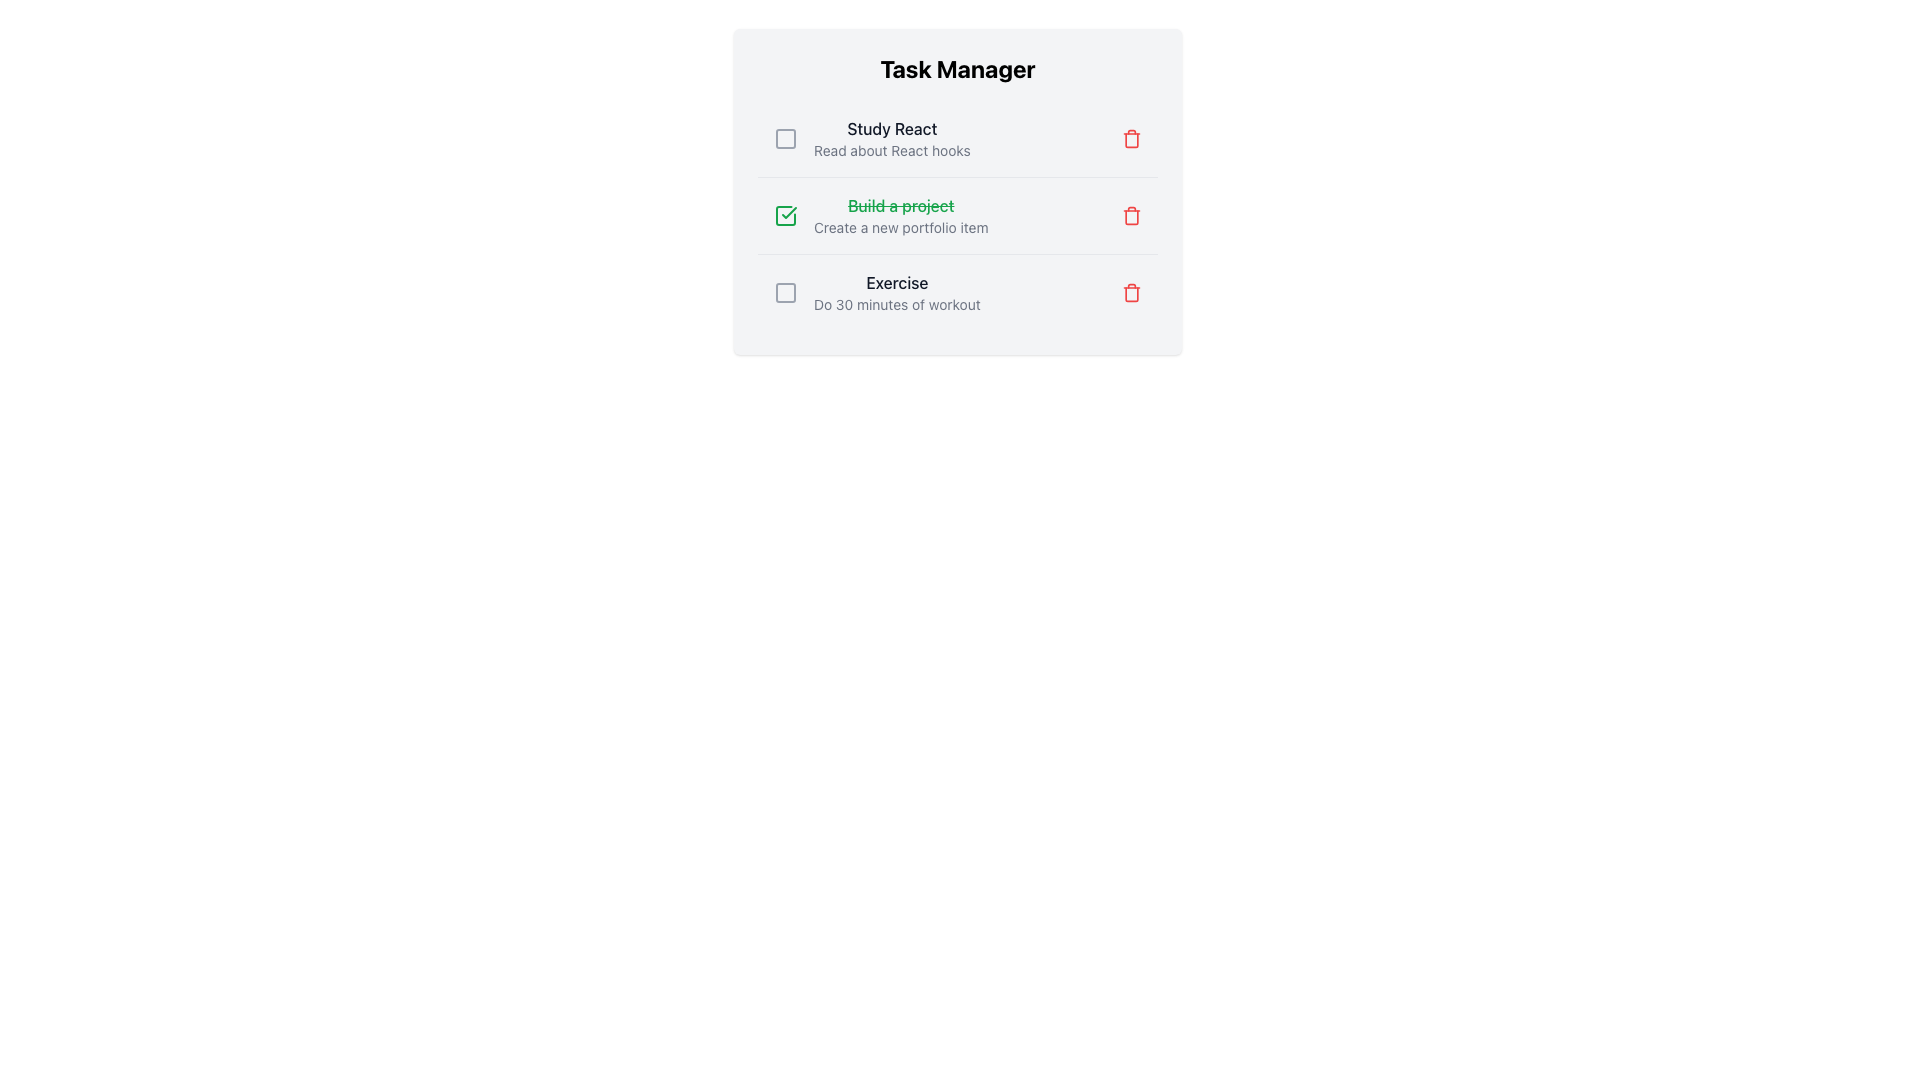 The width and height of the screenshot is (1920, 1080). Describe the element at coordinates (785, 293) in the screenshot. I see `the red checkbox icon next to the 'Exercise' task in the task list` at that location.